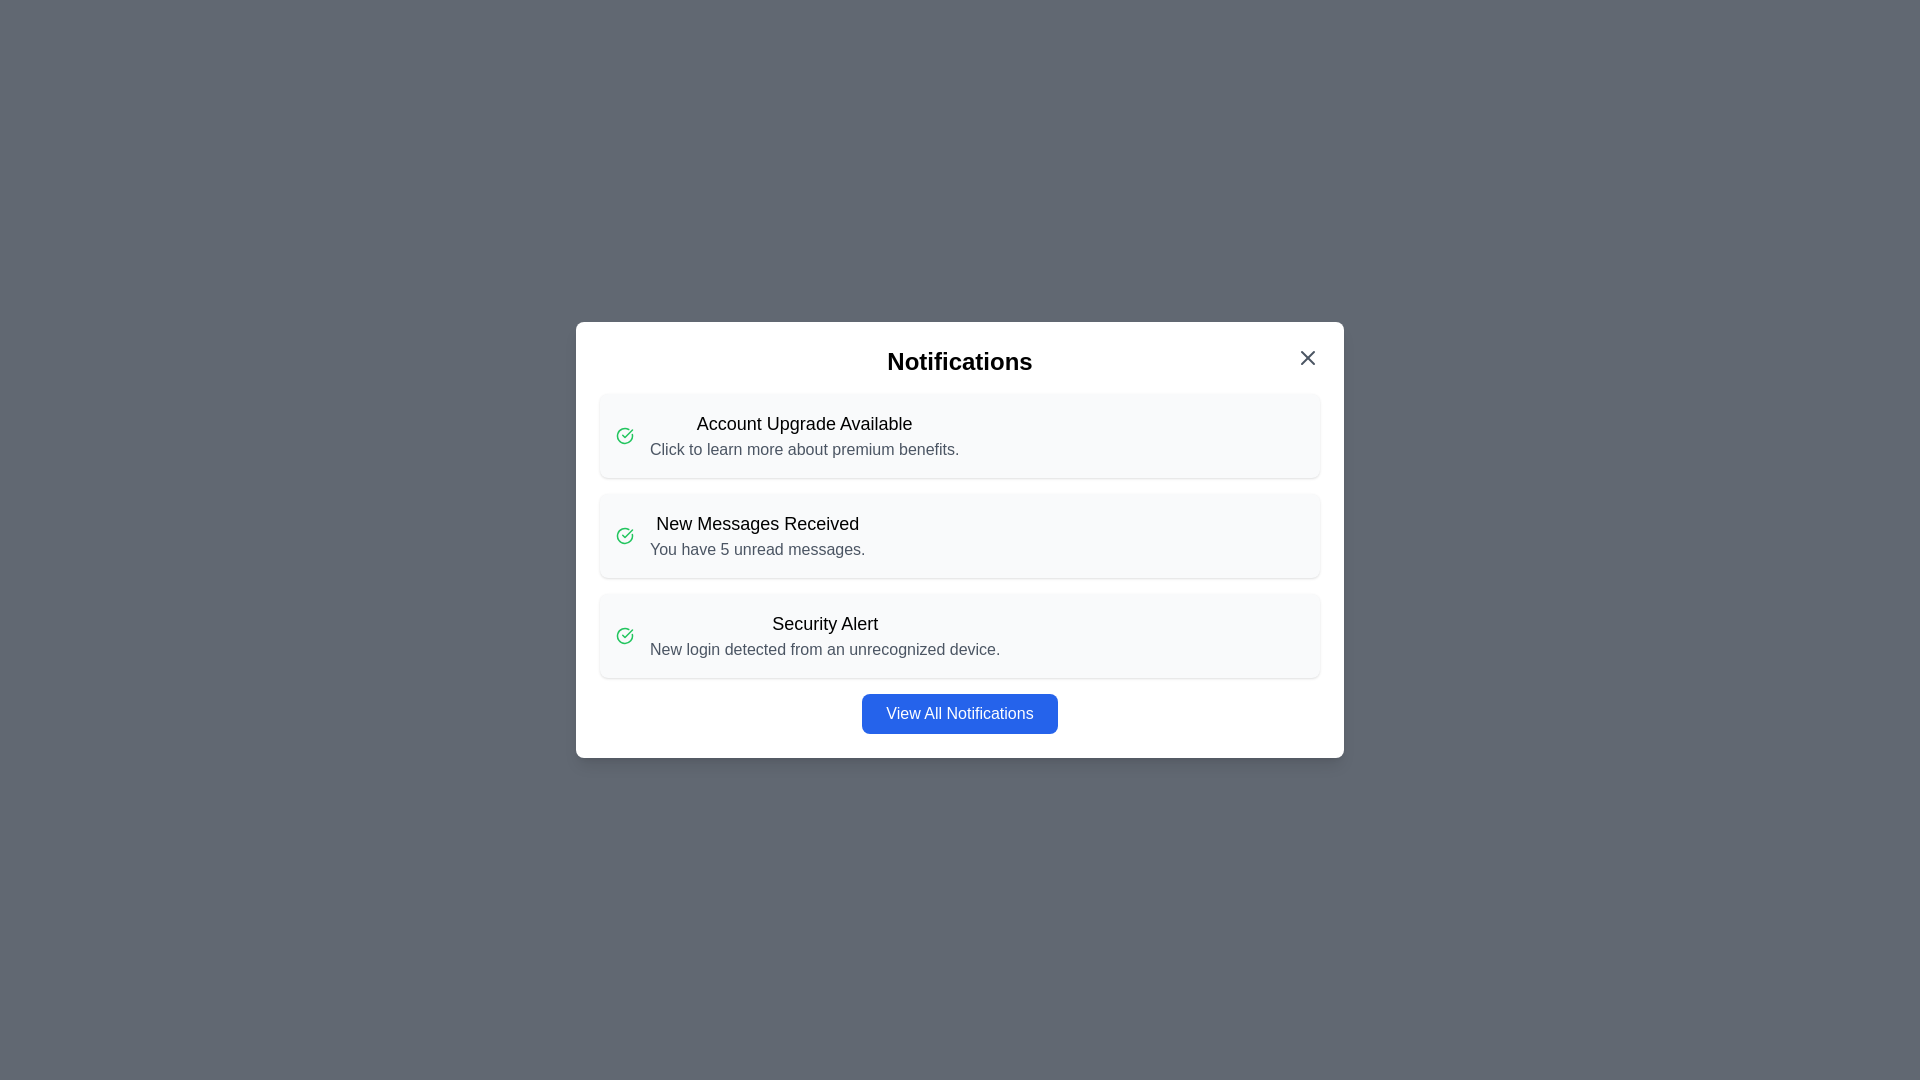  Describe the element at coordinates (623, 434) in the screenshot. I see `the circular green icon with a white border located next to the 'New Messages Received' notification in the notification dialog` at that location.